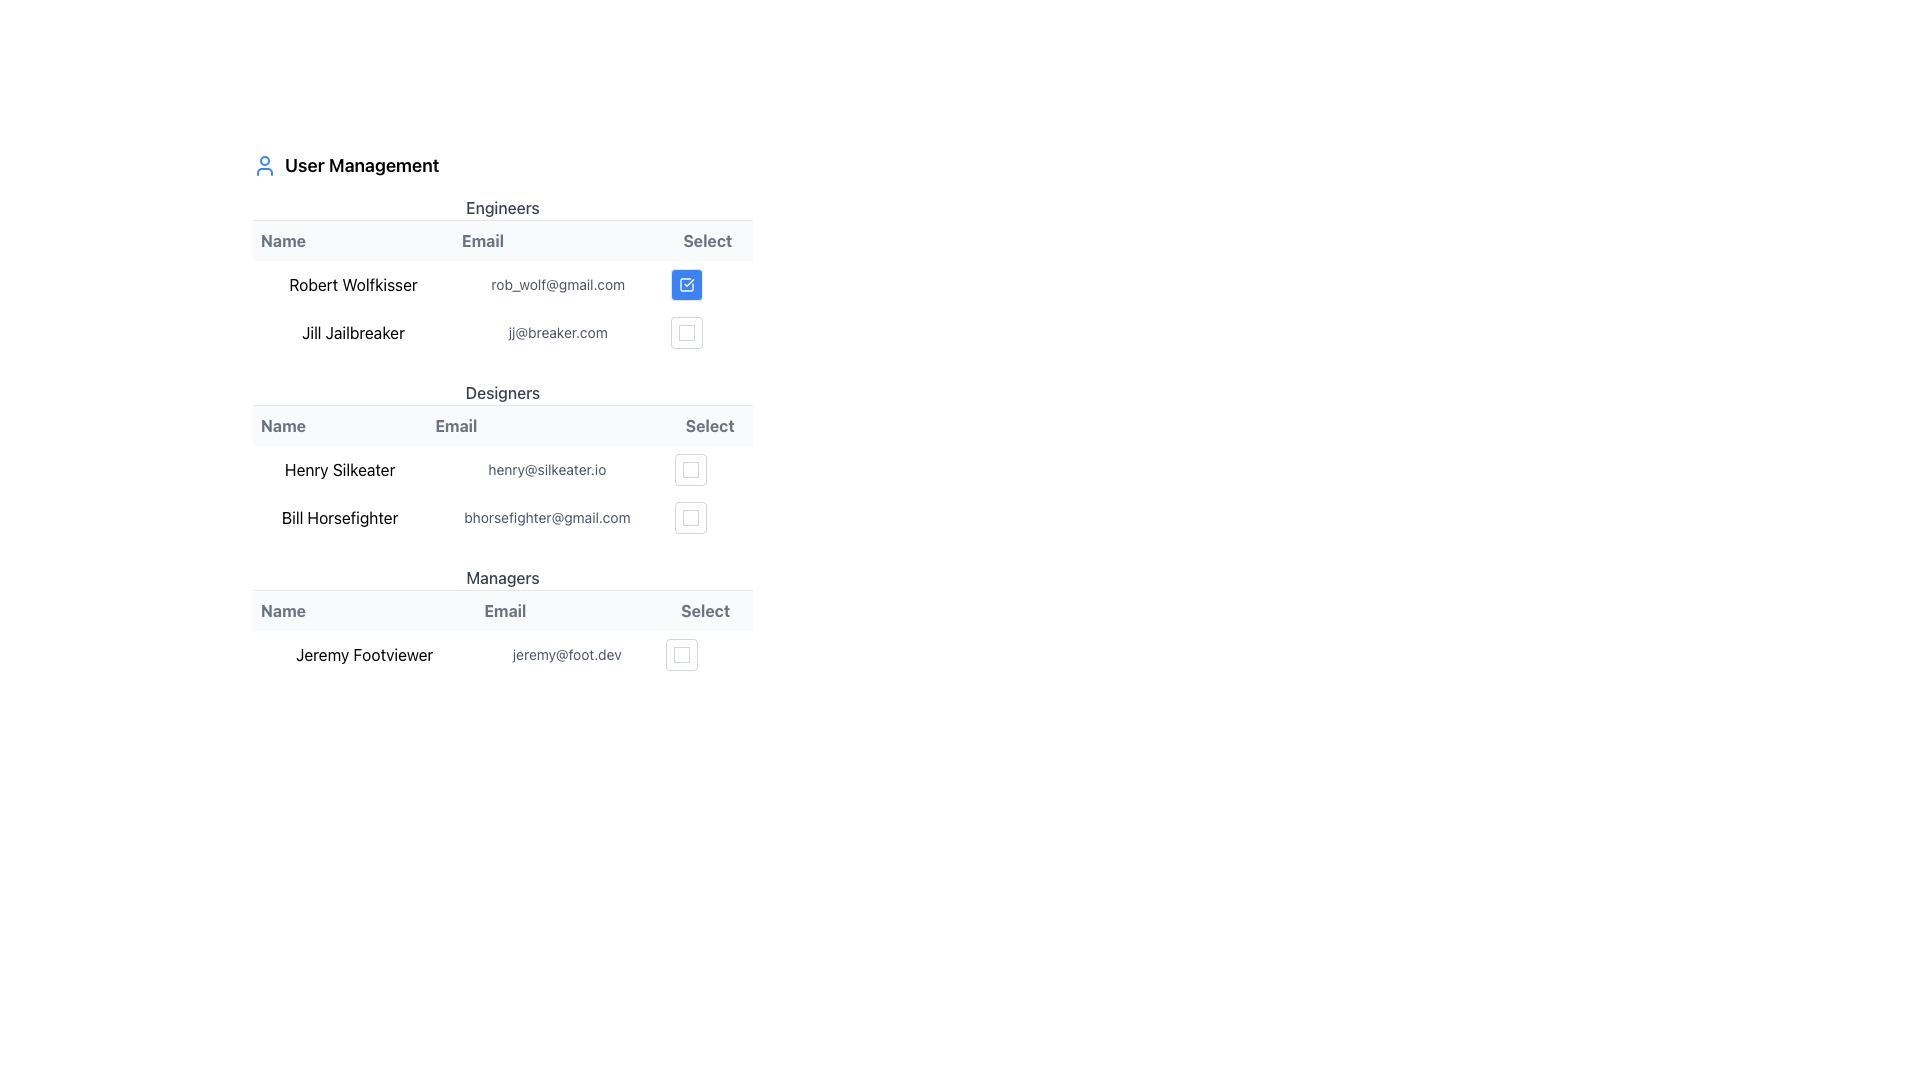 The image size is (1920, 1080). What do you see at coordinates (503, 493) in the screenshot?
I see `the selection checkbox in the Table Row Group displaying user details for 'Henry Silkeater' and 'Bill Horsefighter' under the 'Designers' section` at bounding box center [503, 493].